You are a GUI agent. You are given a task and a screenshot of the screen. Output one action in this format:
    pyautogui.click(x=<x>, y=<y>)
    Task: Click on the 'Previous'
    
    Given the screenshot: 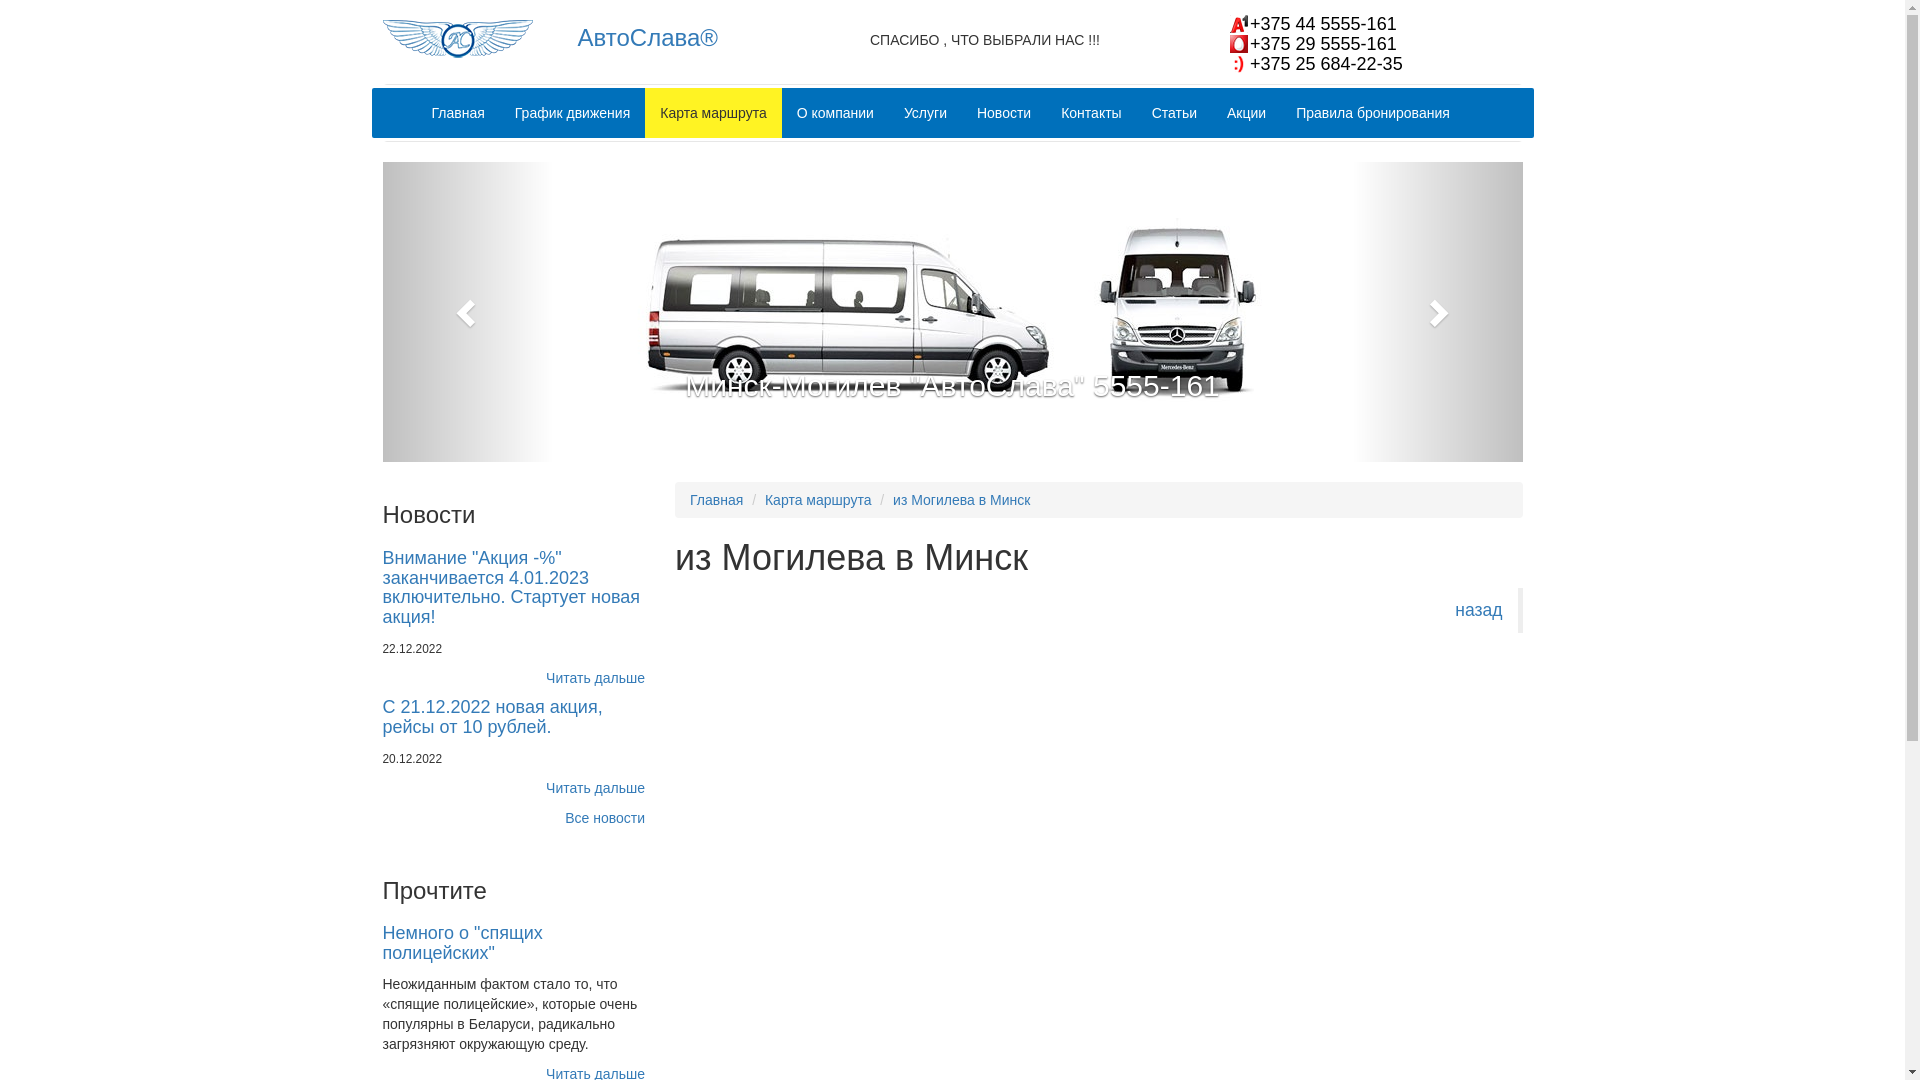 What is the action you would take?
    pyautogui.click(x=466, y=312)
    